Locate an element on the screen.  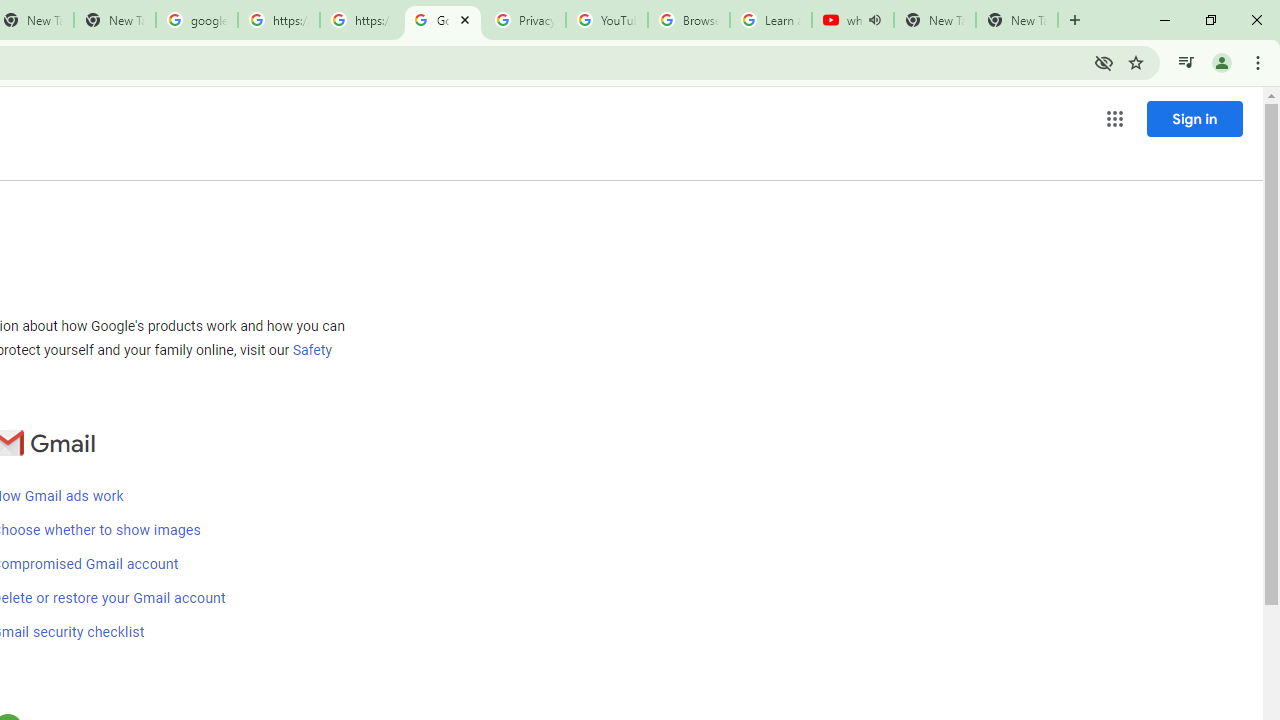
'https://scholar.google.com/' is located at coordinates (278, 20).